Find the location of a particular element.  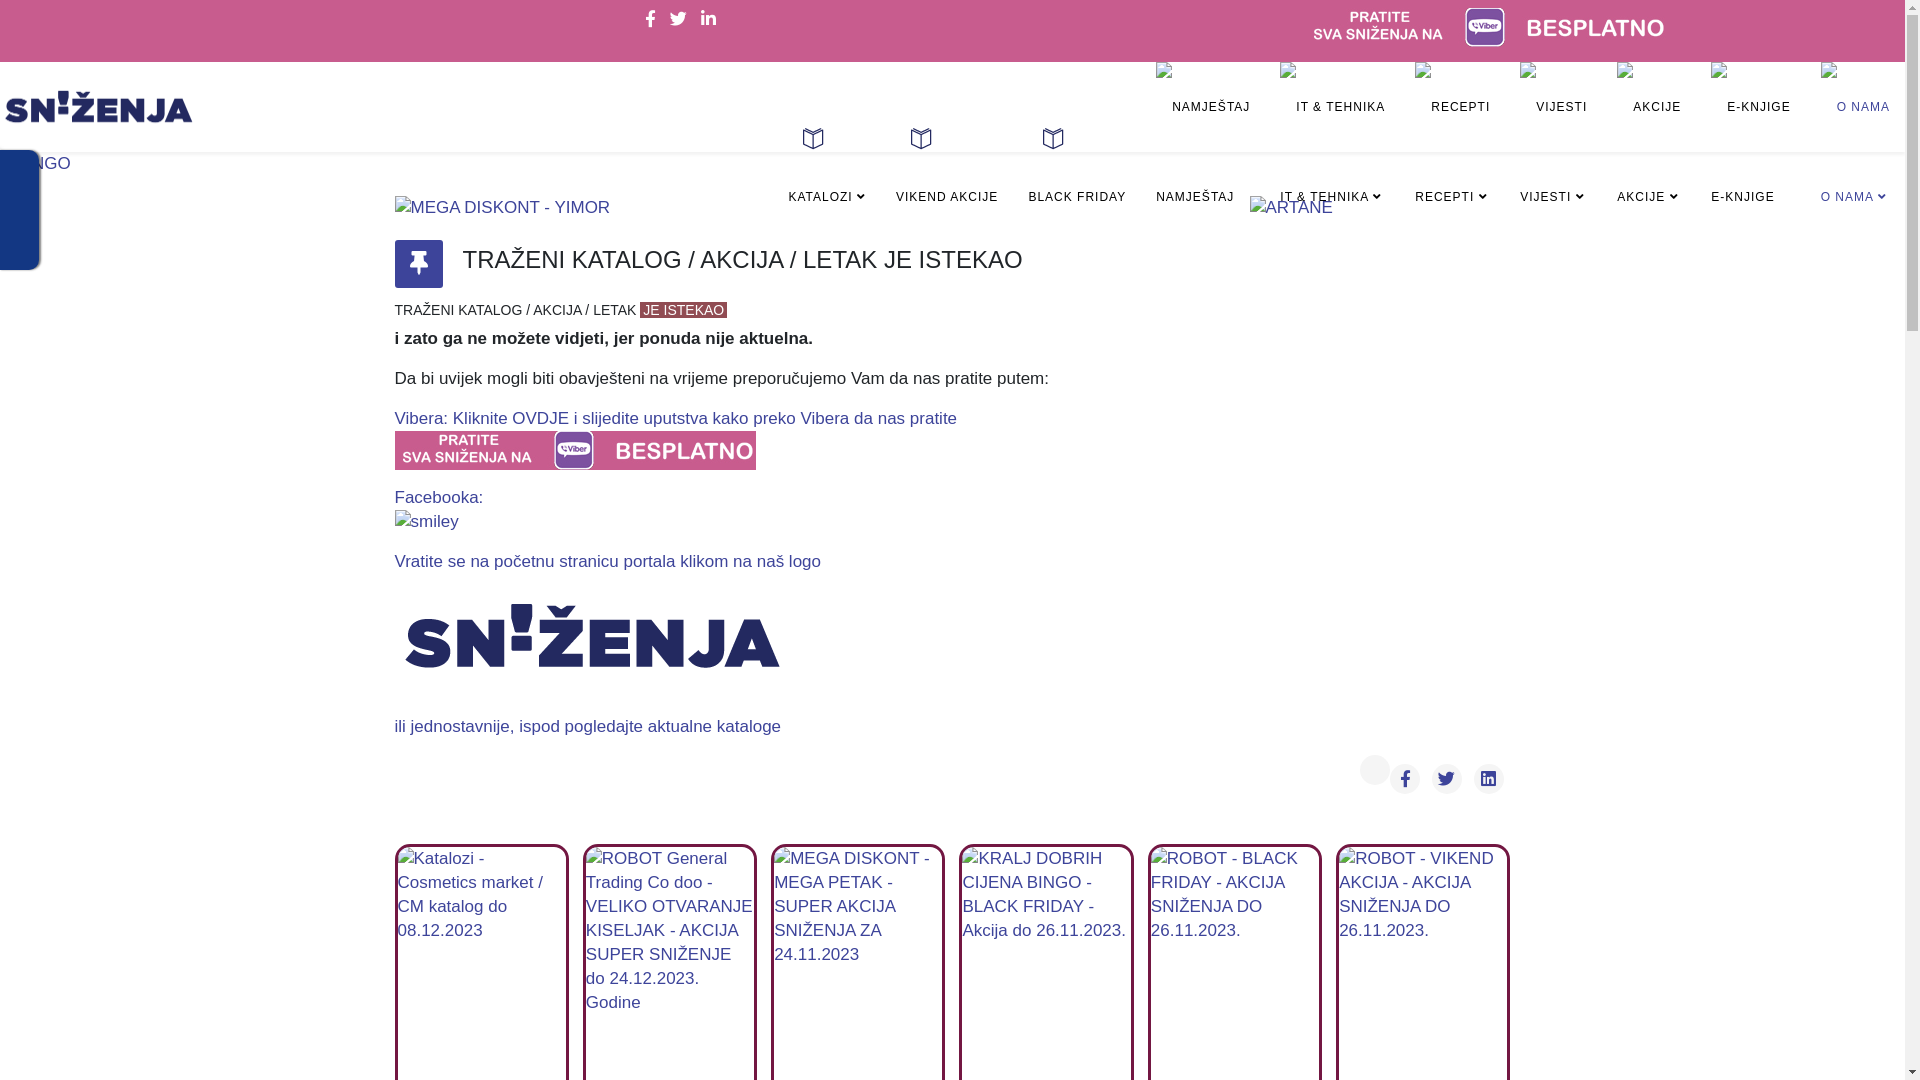

'E-KNJIGE' is located at coordinates (1749, 150).